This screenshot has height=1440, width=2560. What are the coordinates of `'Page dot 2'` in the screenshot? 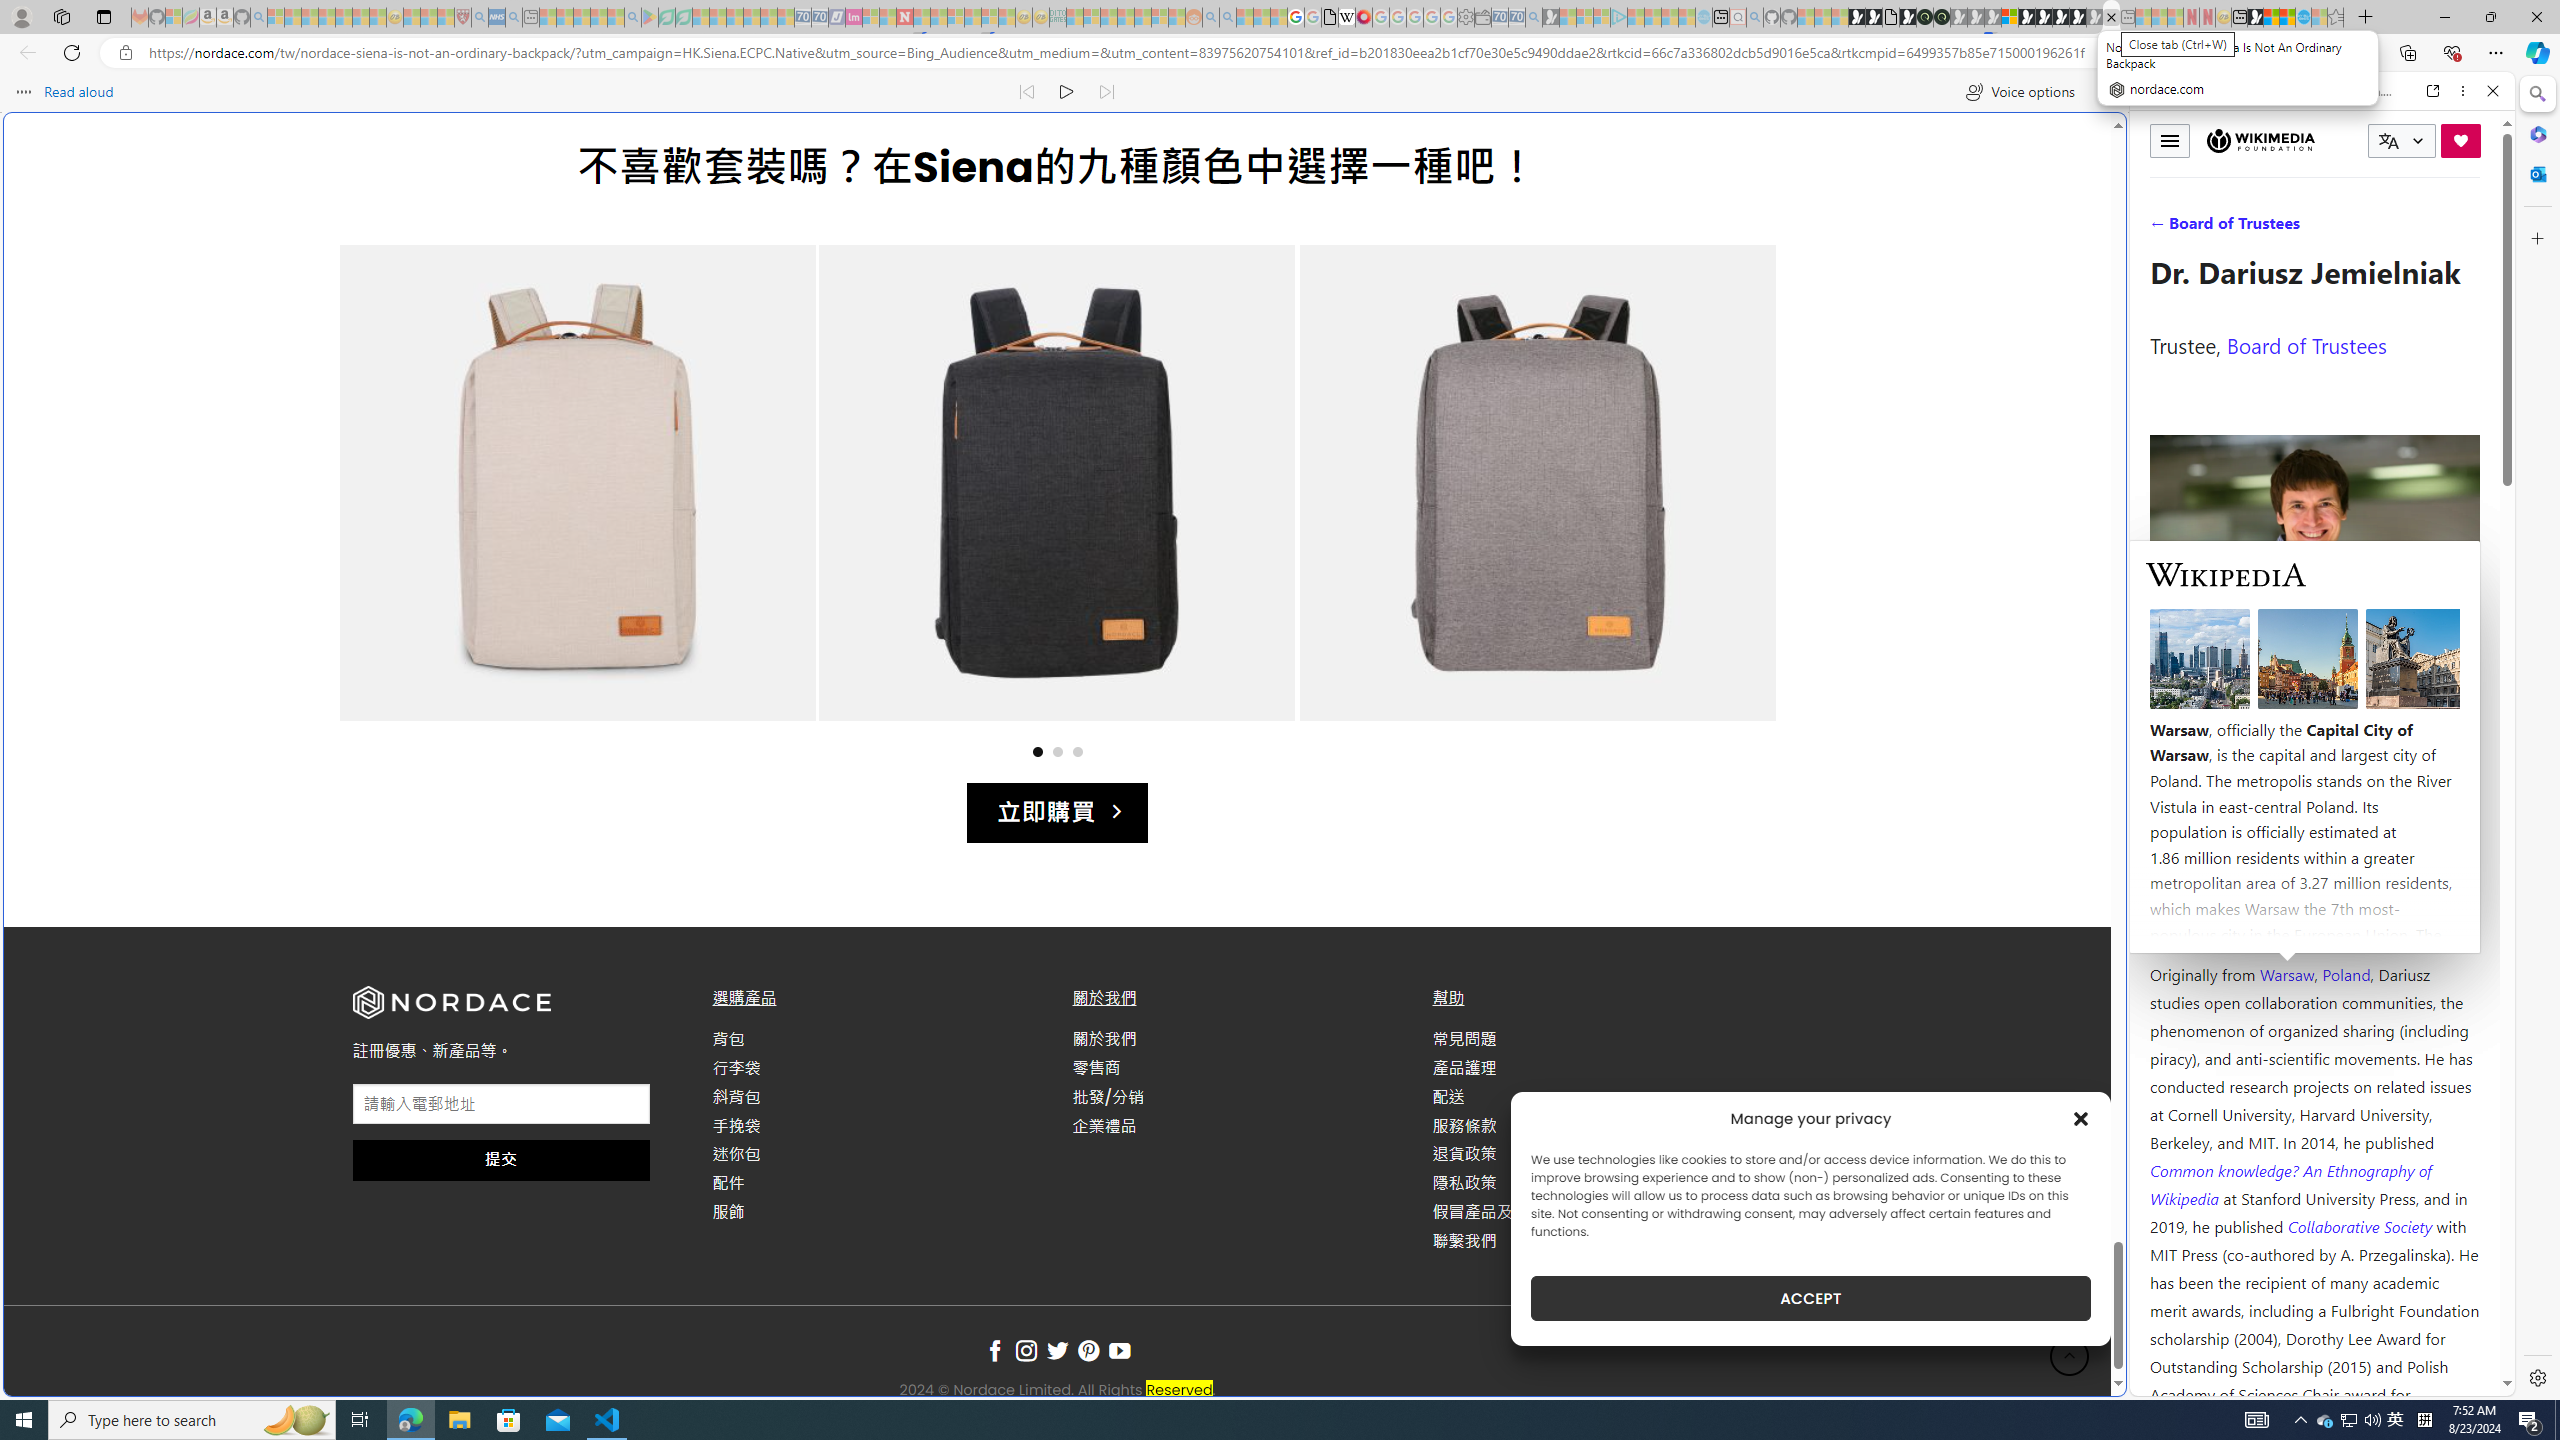 It's located at (1056, 750).